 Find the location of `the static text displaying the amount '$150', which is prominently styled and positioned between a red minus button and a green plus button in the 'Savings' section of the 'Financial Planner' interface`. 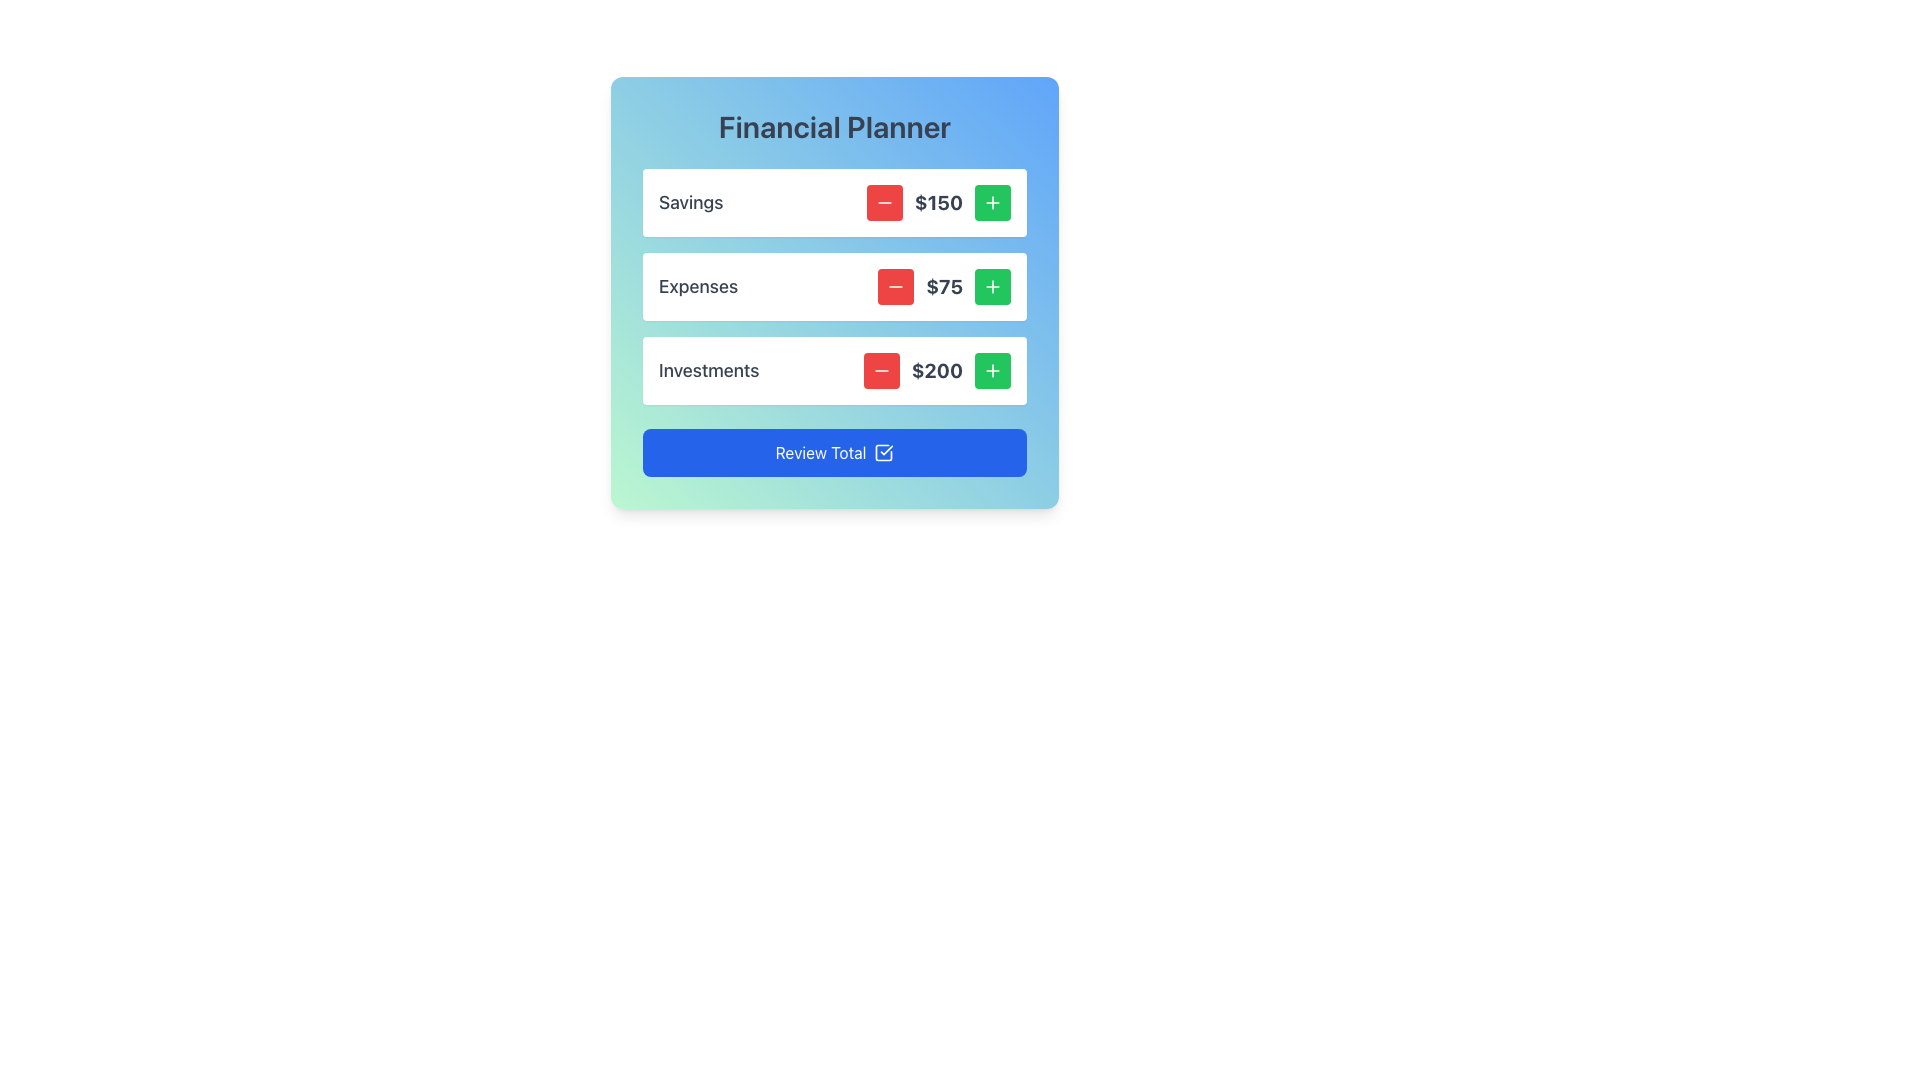

the static text displaying the amount '$150', which is prominently styled and positioned between a red minus button and a green plus button in the 'Savings' section of the 'Financial Planner' interface is located at coordinates (937, 203).